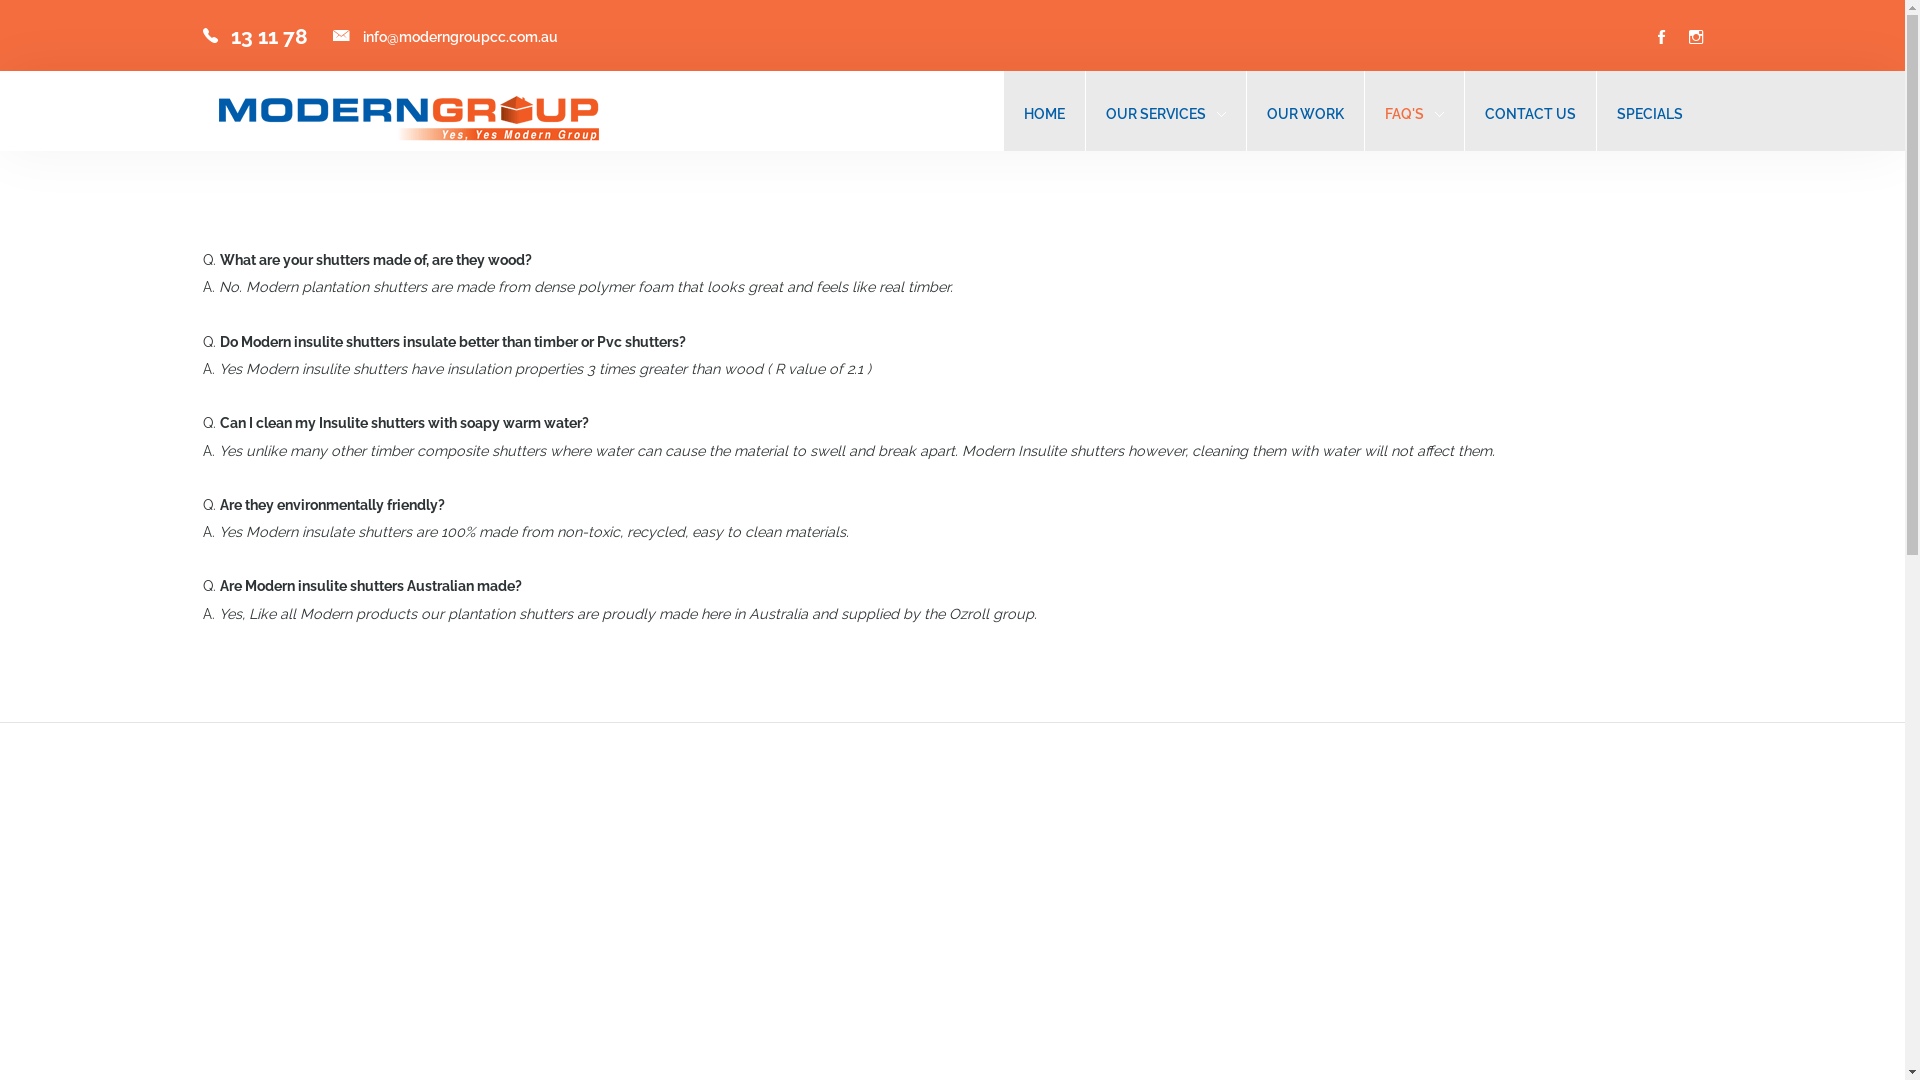 The height and width of the screenshot is (1080, 1920). Describe the element at coordinates (1304, 113) in the screenshot. I see `'OUR WORK'` at that location.